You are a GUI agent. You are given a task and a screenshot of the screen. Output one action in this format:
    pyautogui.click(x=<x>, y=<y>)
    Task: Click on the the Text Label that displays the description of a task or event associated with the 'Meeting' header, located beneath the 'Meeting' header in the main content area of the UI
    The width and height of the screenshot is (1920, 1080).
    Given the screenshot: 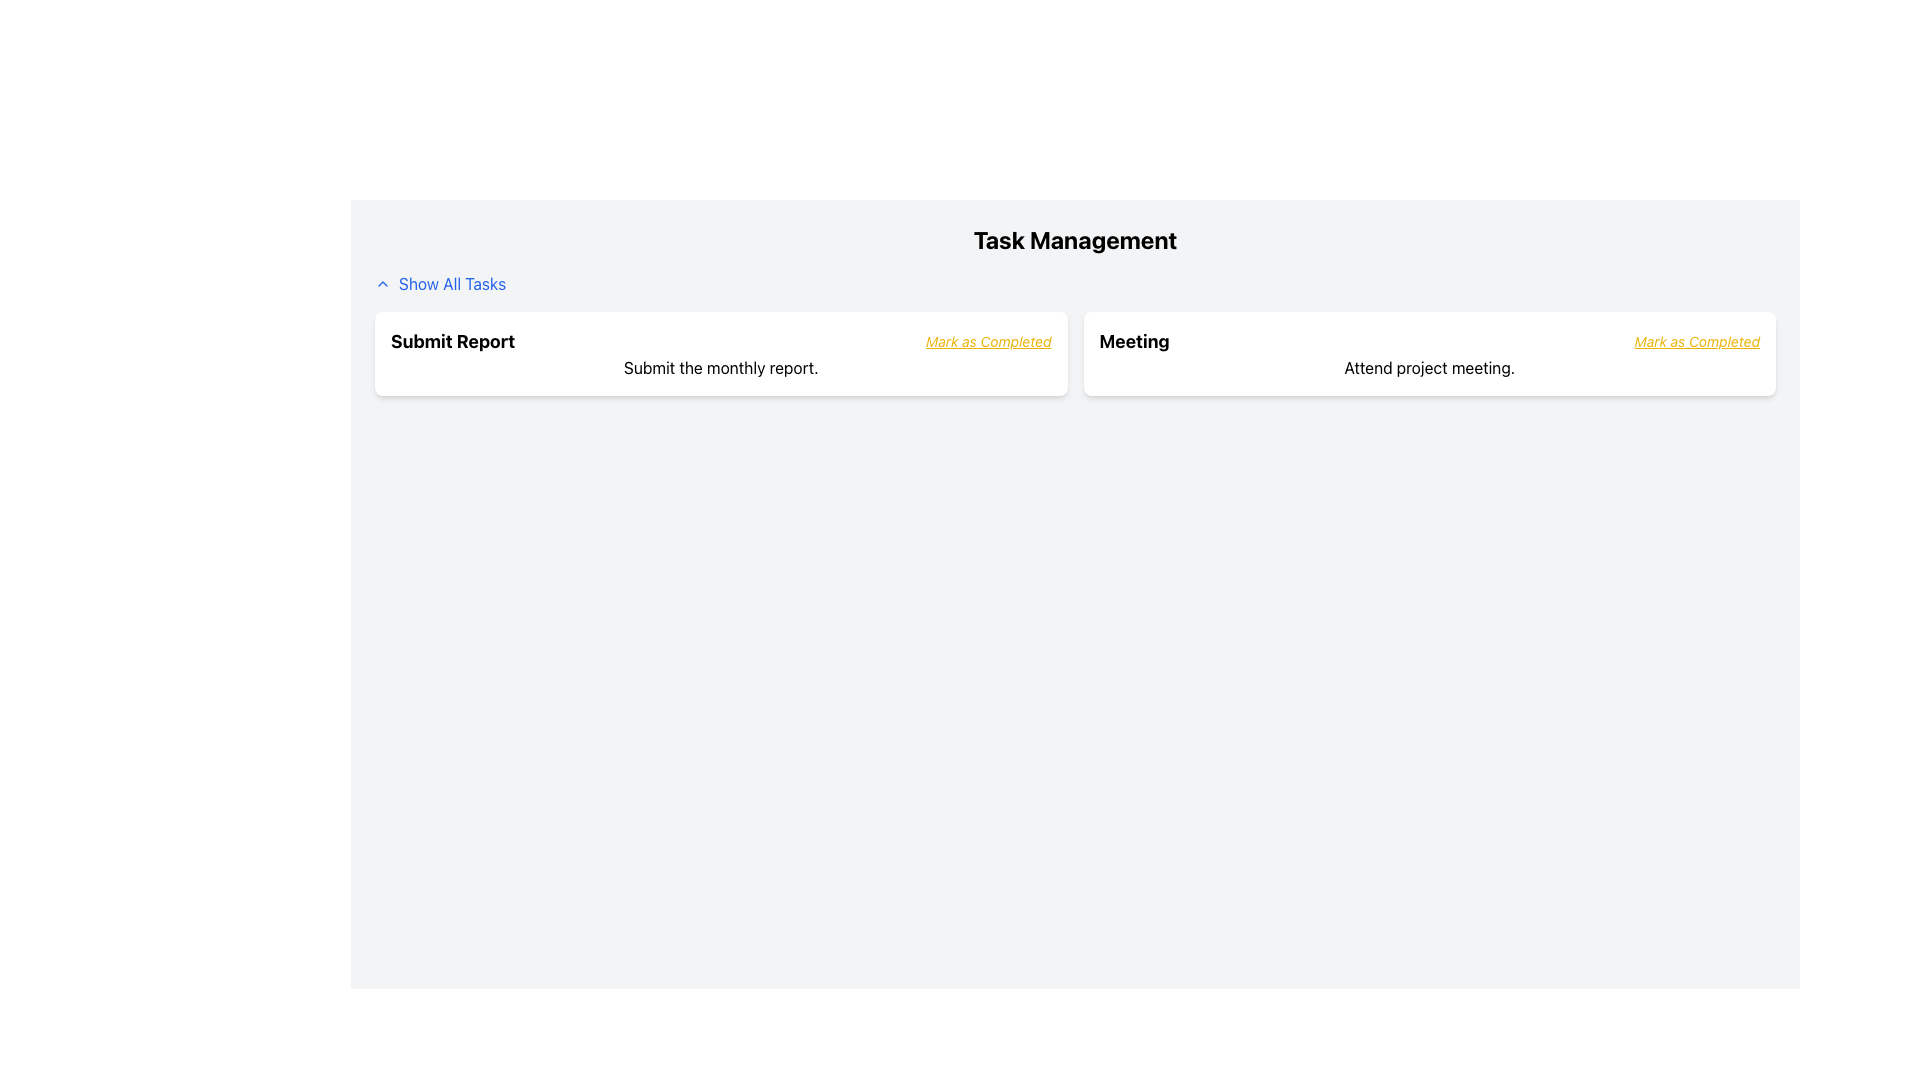 What is the action you would take?
    pyautogui.click(x=1428, y=367)
    